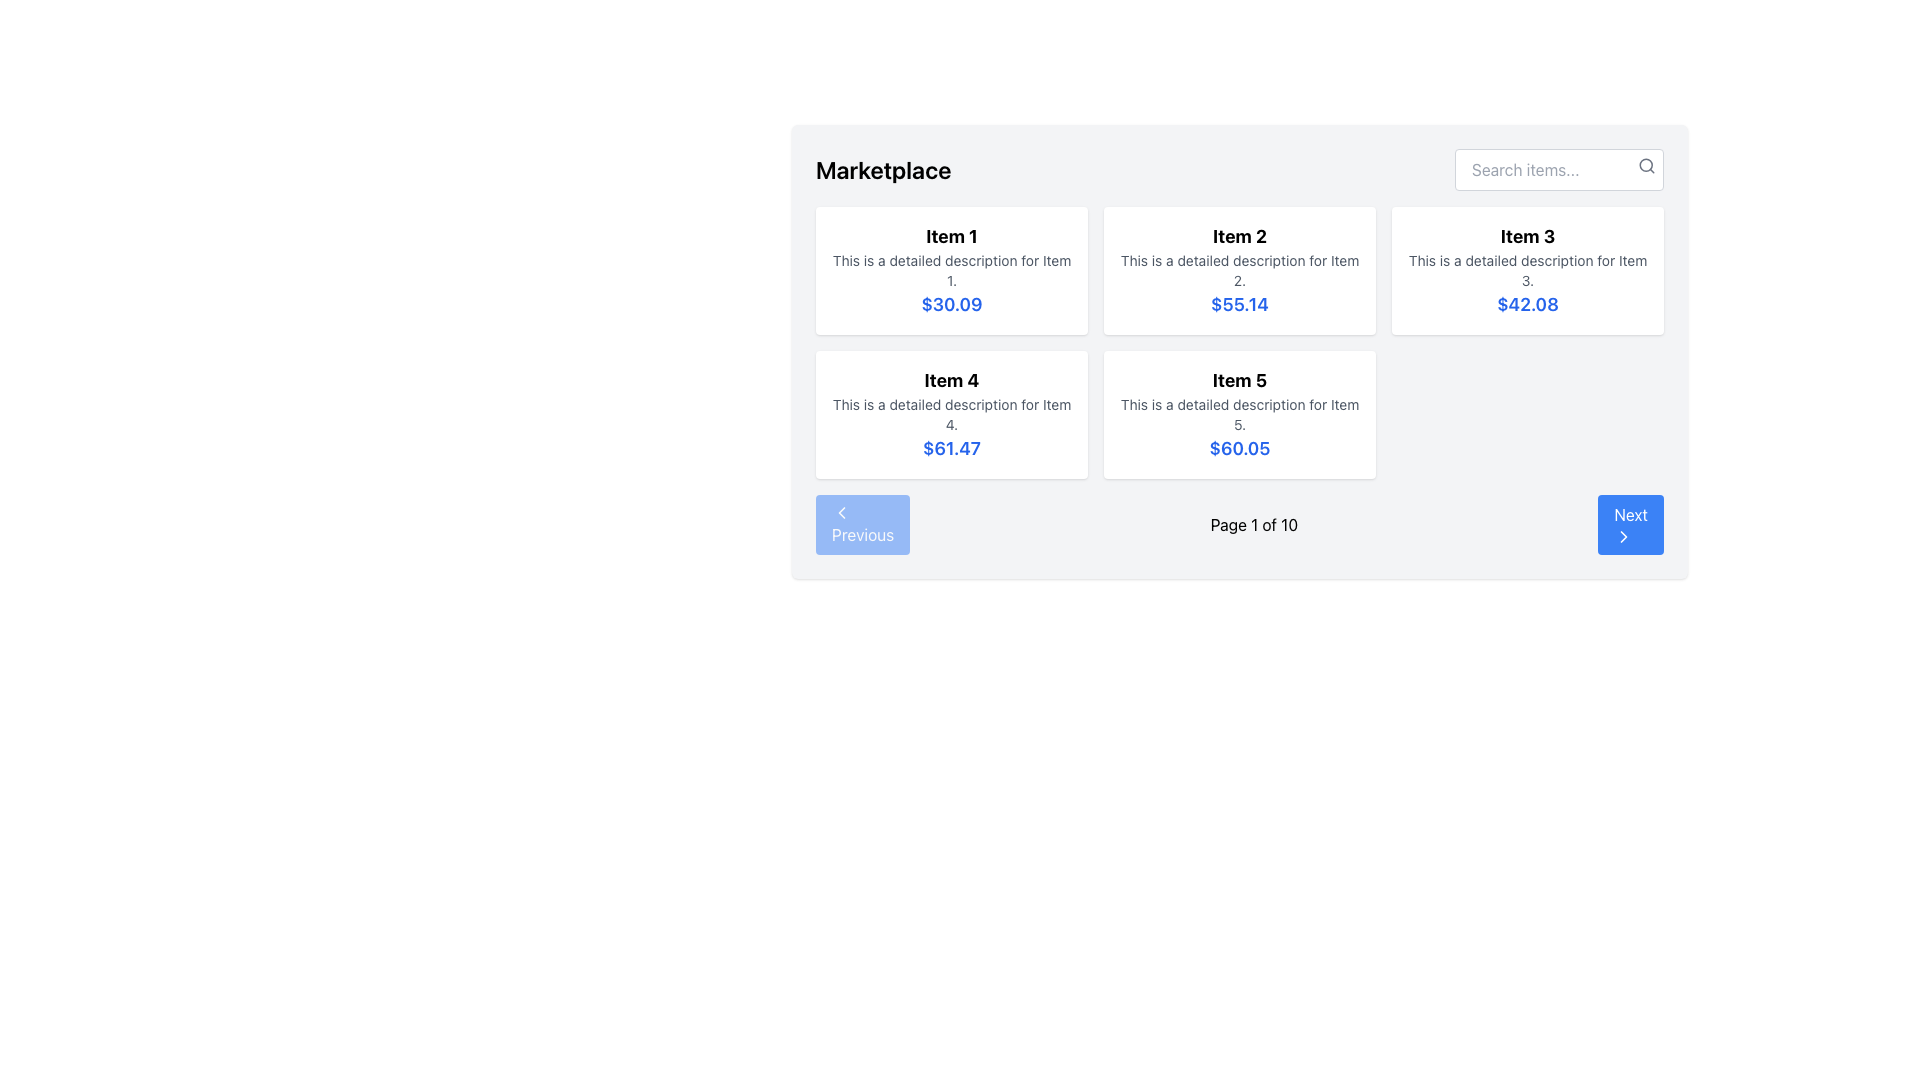 The image size is (1920, 1080). I want to click on the text label that serves as the title for the card in the top-right card of a 2x3 grid under the 'Marketplace' header, so click(1526, 235).